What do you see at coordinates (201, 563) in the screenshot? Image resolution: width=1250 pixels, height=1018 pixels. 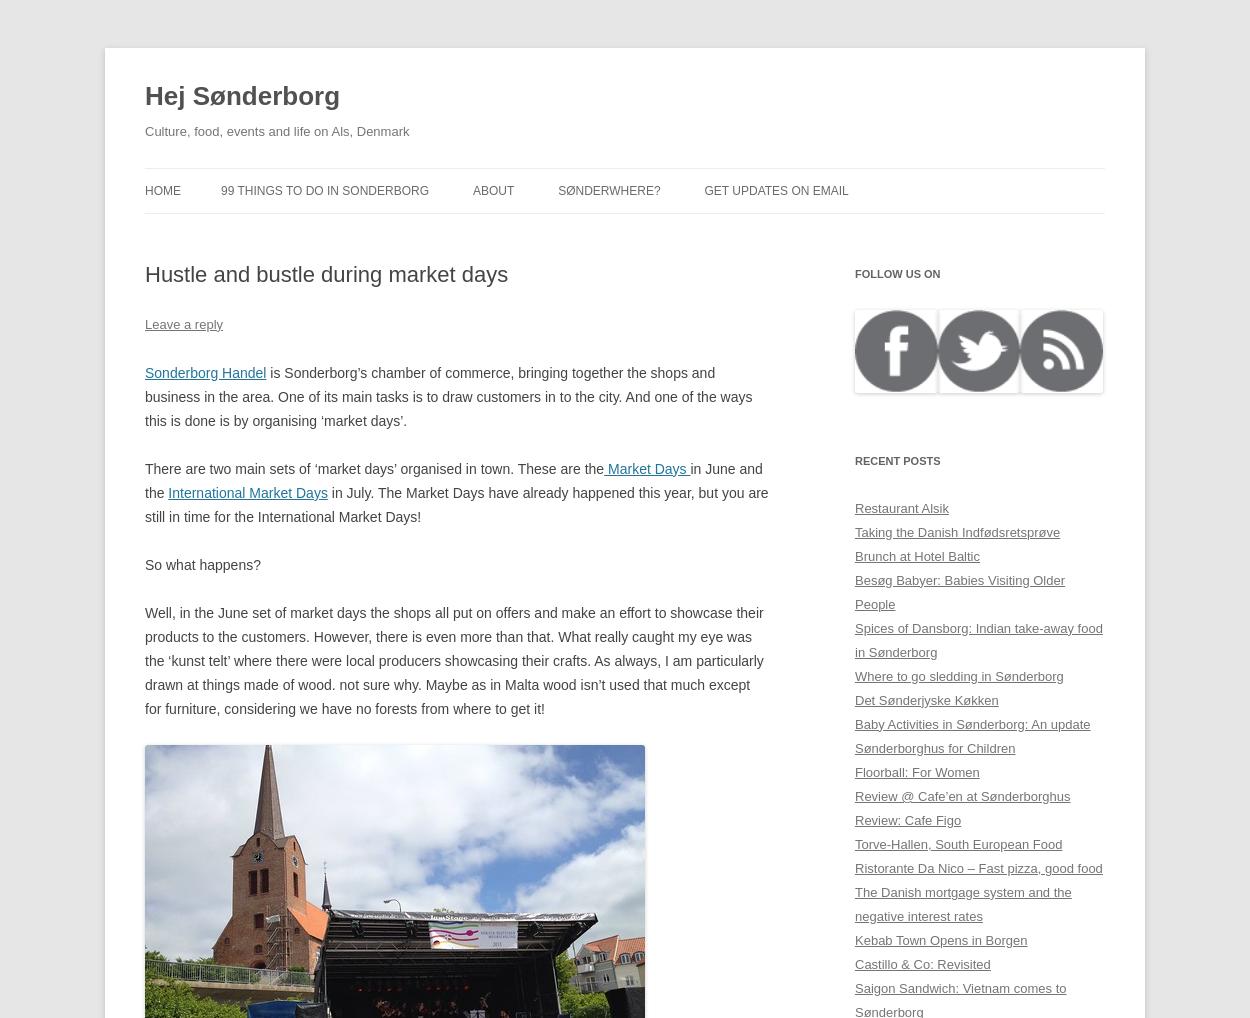 I see `'So what happens?'` at bounding box center [201, 563].